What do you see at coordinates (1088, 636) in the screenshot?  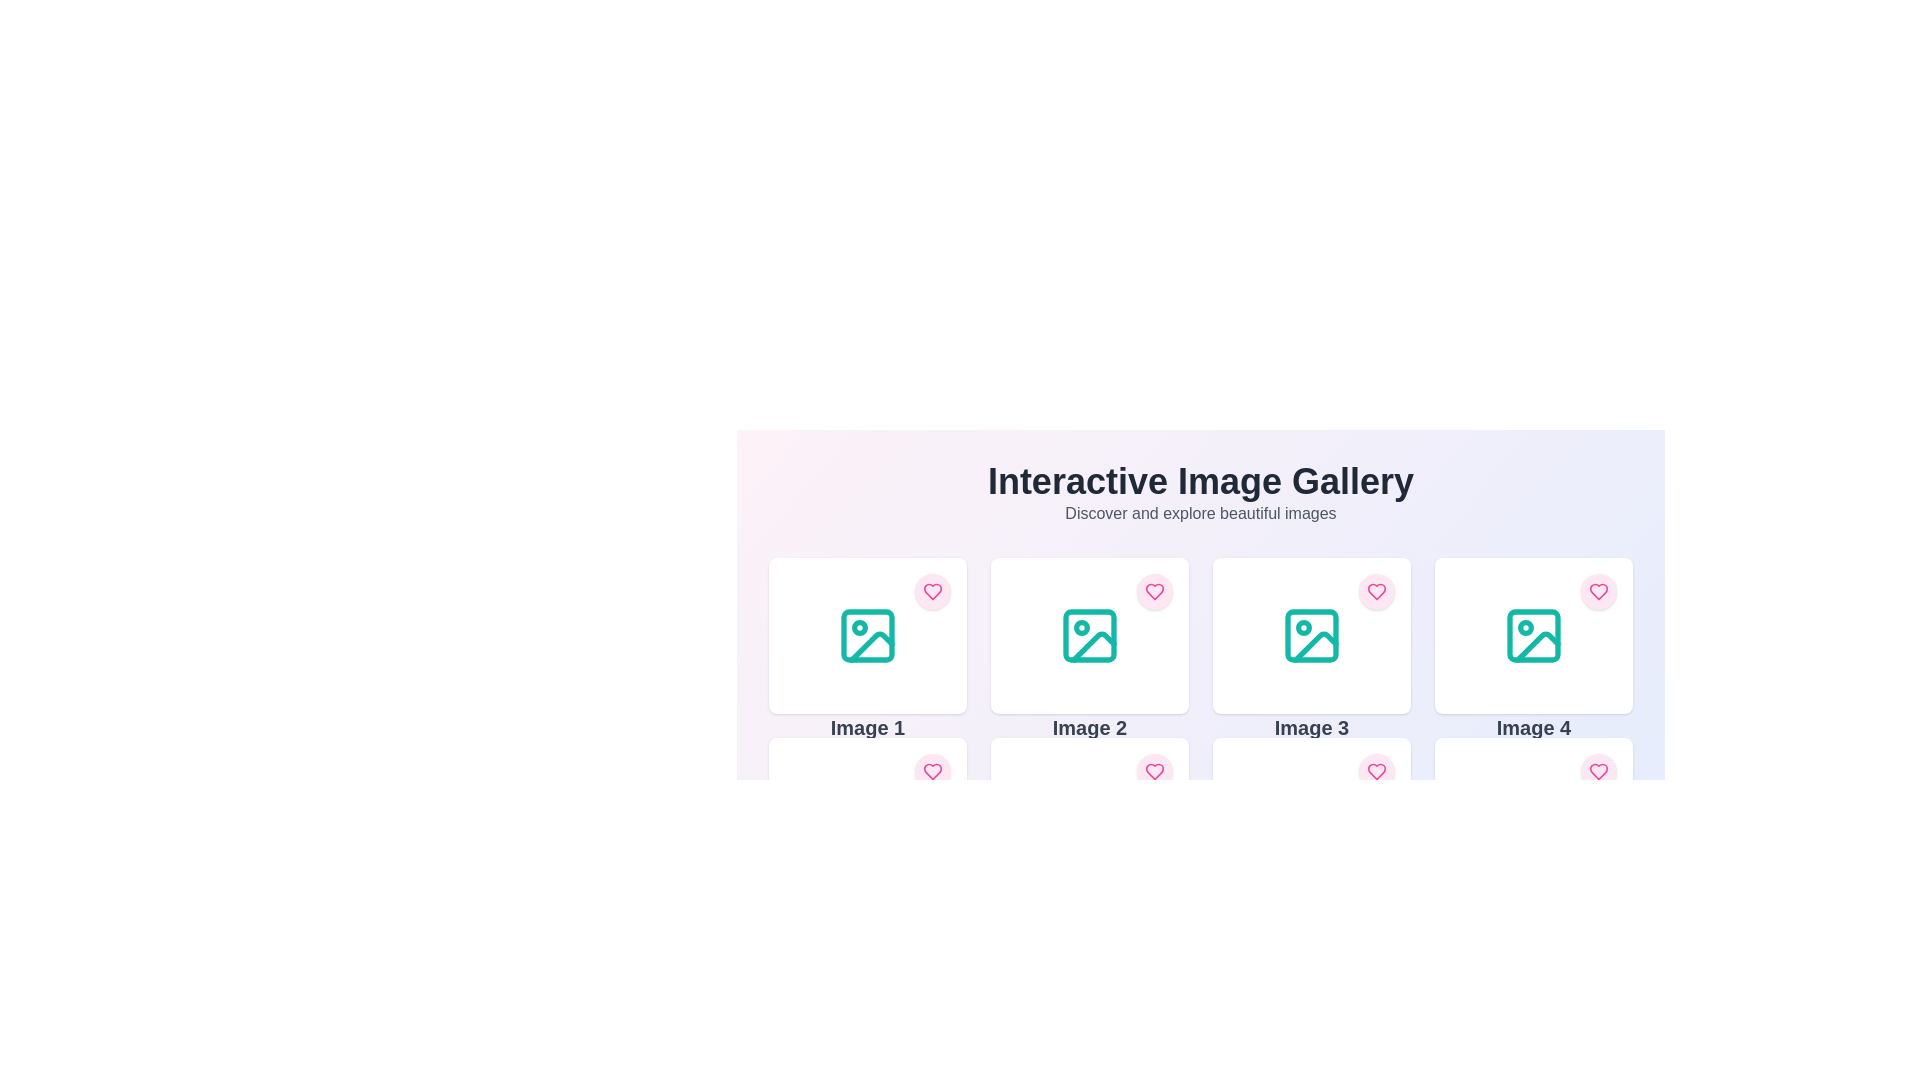 I see `the image icon located centrally within the second card titled 'Image 2' in the grid layout to interact with the image content` at bounding box center [1088, 636].